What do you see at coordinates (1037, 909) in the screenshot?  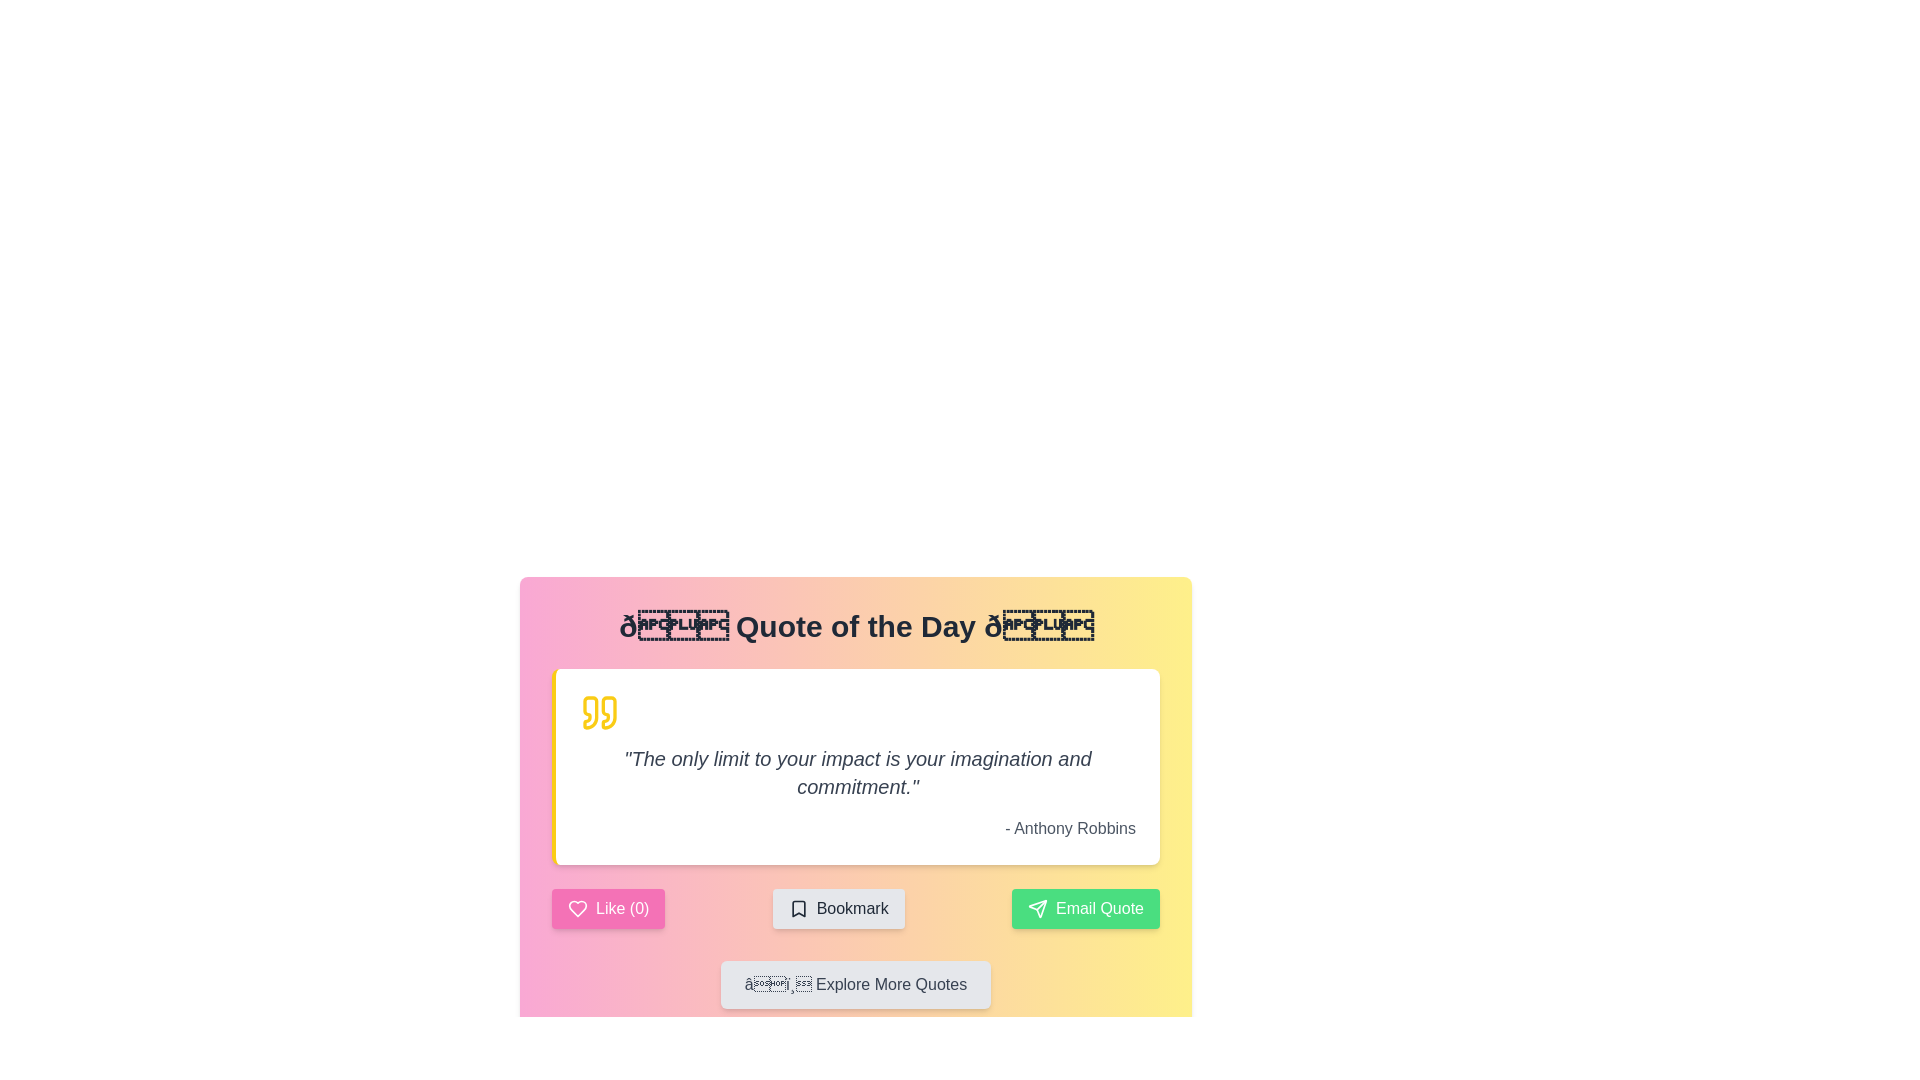 I see `the graphic icon within the vibrant green square button labeled 'Email Quote', which is located in the lower right corner of the panel, to the right of the 'Bookmark' button` at bounding box center [1037, 909].